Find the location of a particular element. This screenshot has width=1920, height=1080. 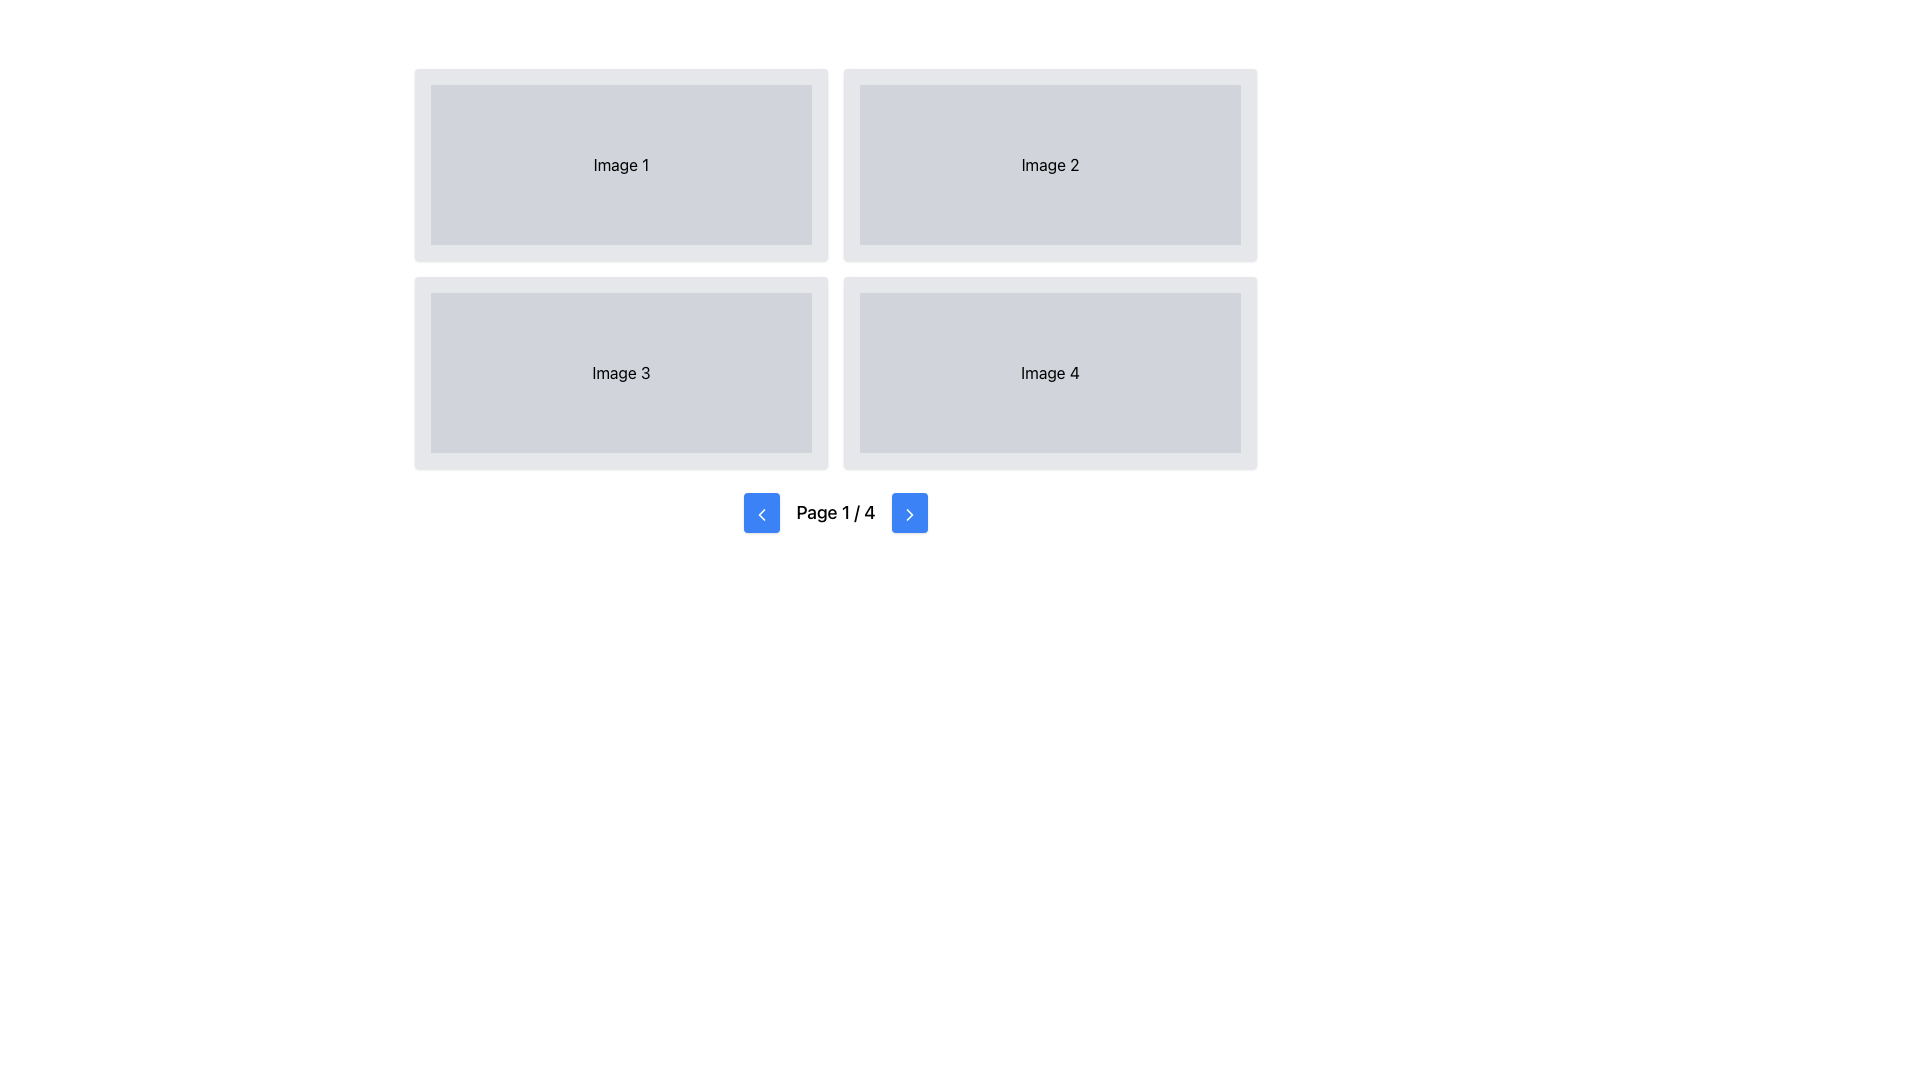

the Image Placeholder element, which is a rectangular card with a gray background and centered text 'Image 1', located in the top-left corner of a 2x2 grid layout is located at coordinates (620, 164).